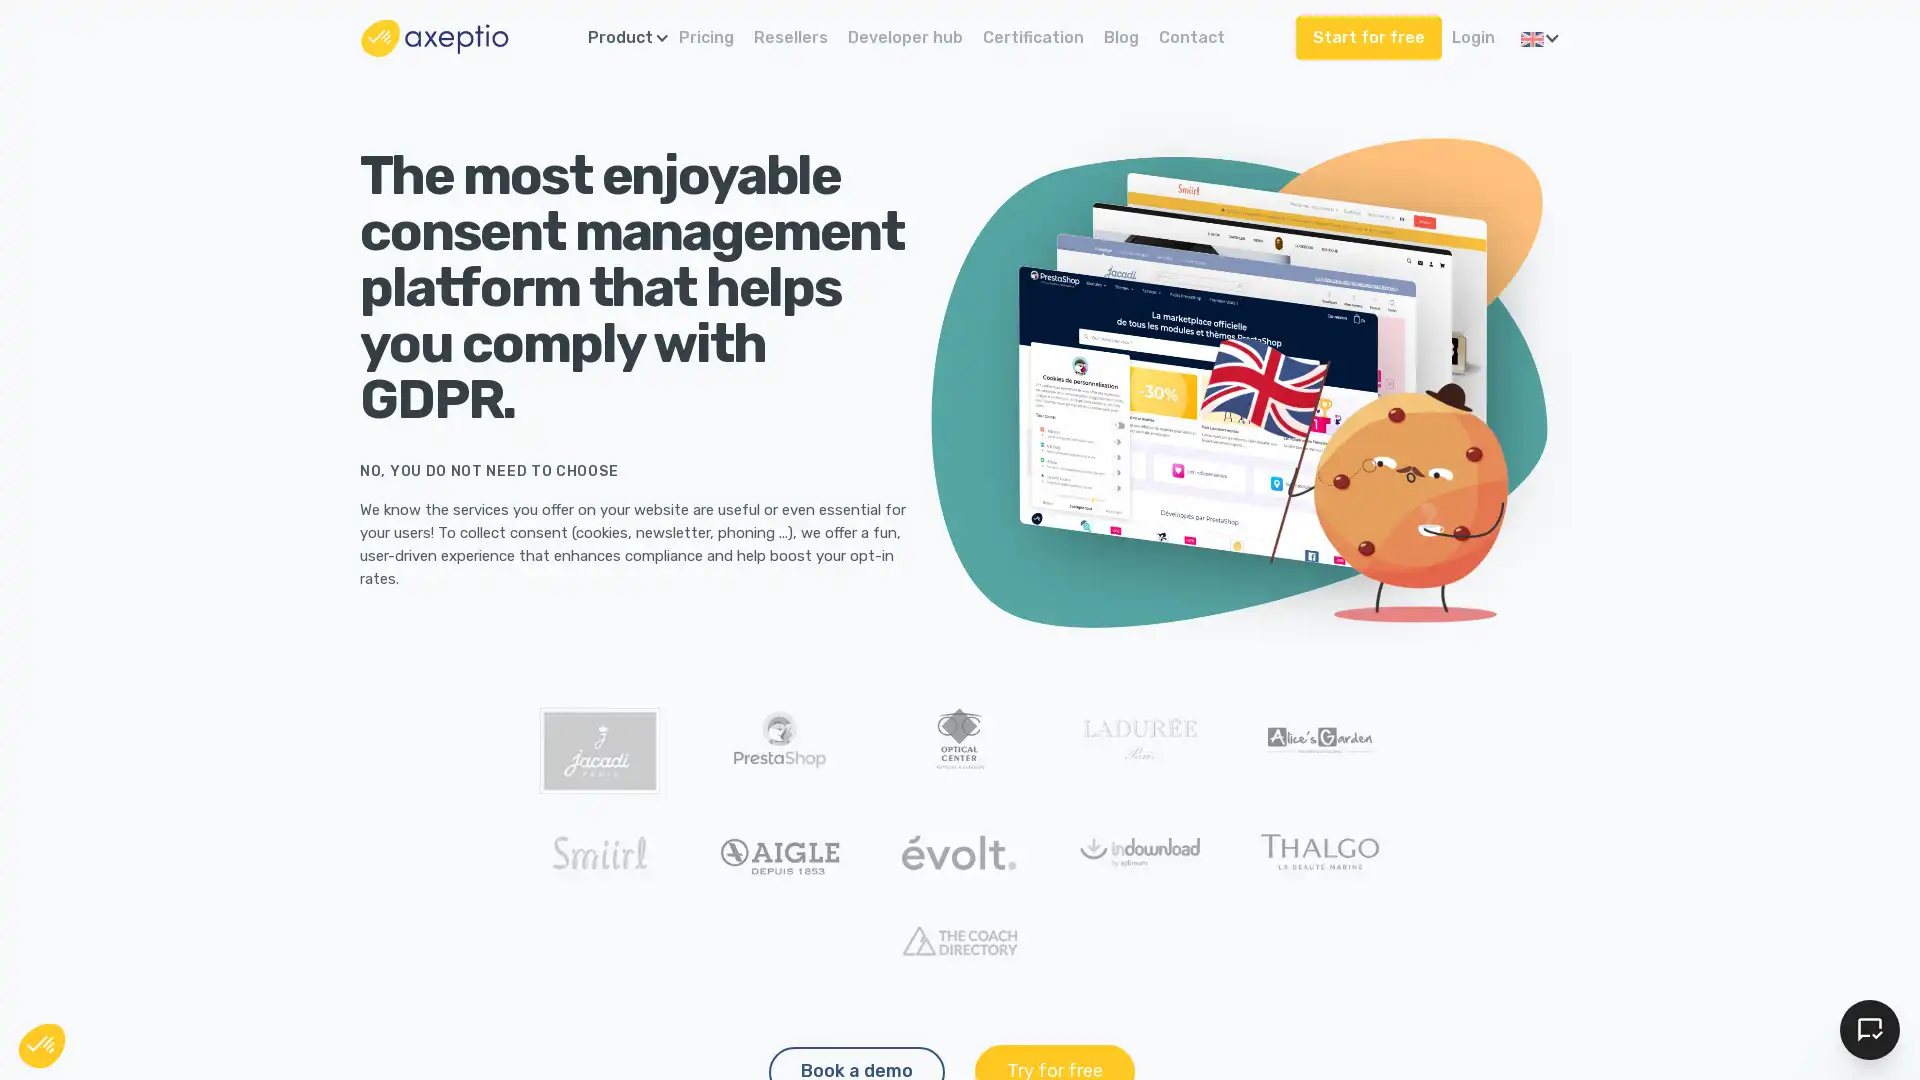 Image resolution: width=1920 pixels, height=1080 pixels. Describe the element at coordinates (230, 969) in the screenshot. I see `I want to choose` at that location.